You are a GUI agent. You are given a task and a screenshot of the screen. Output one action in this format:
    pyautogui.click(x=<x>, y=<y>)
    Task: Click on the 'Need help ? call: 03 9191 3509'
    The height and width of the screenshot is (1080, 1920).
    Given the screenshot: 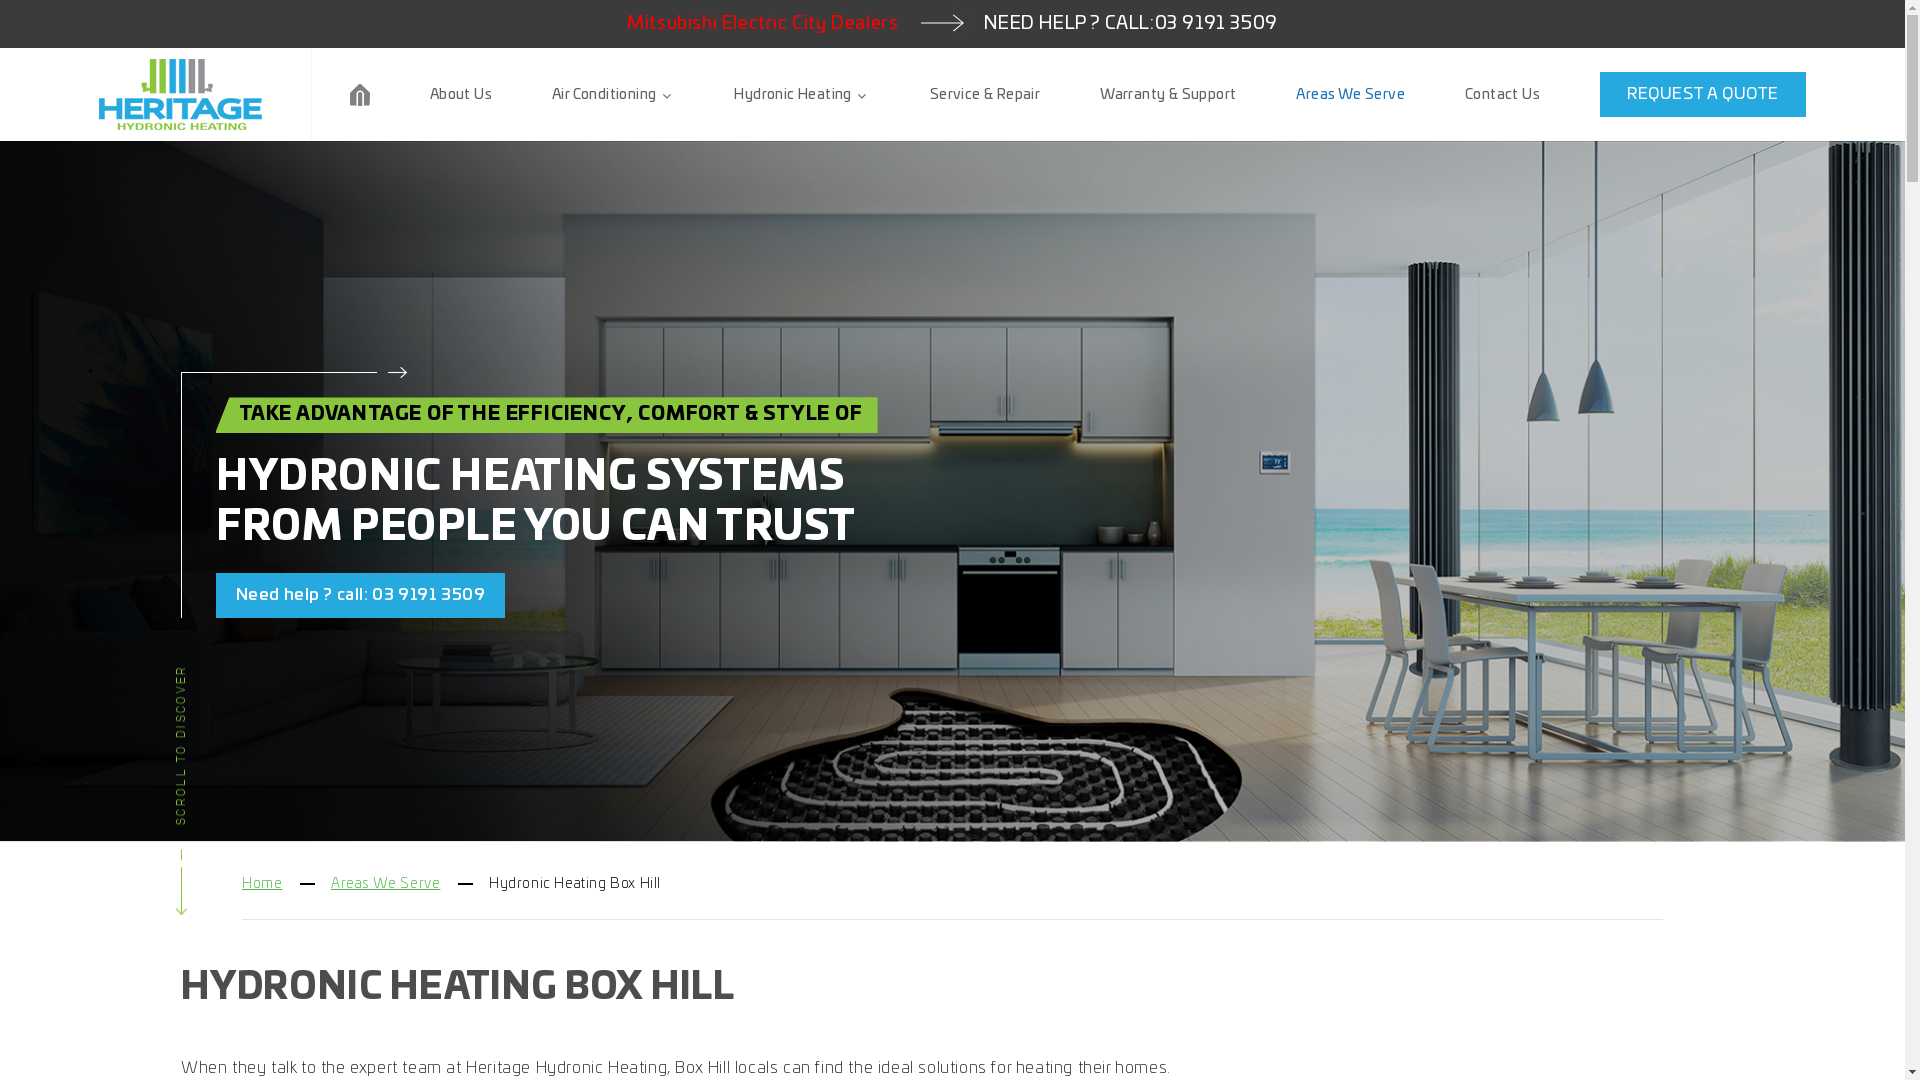 What is the action you would take?
    pyautogui.click(x=360, y=594)
    